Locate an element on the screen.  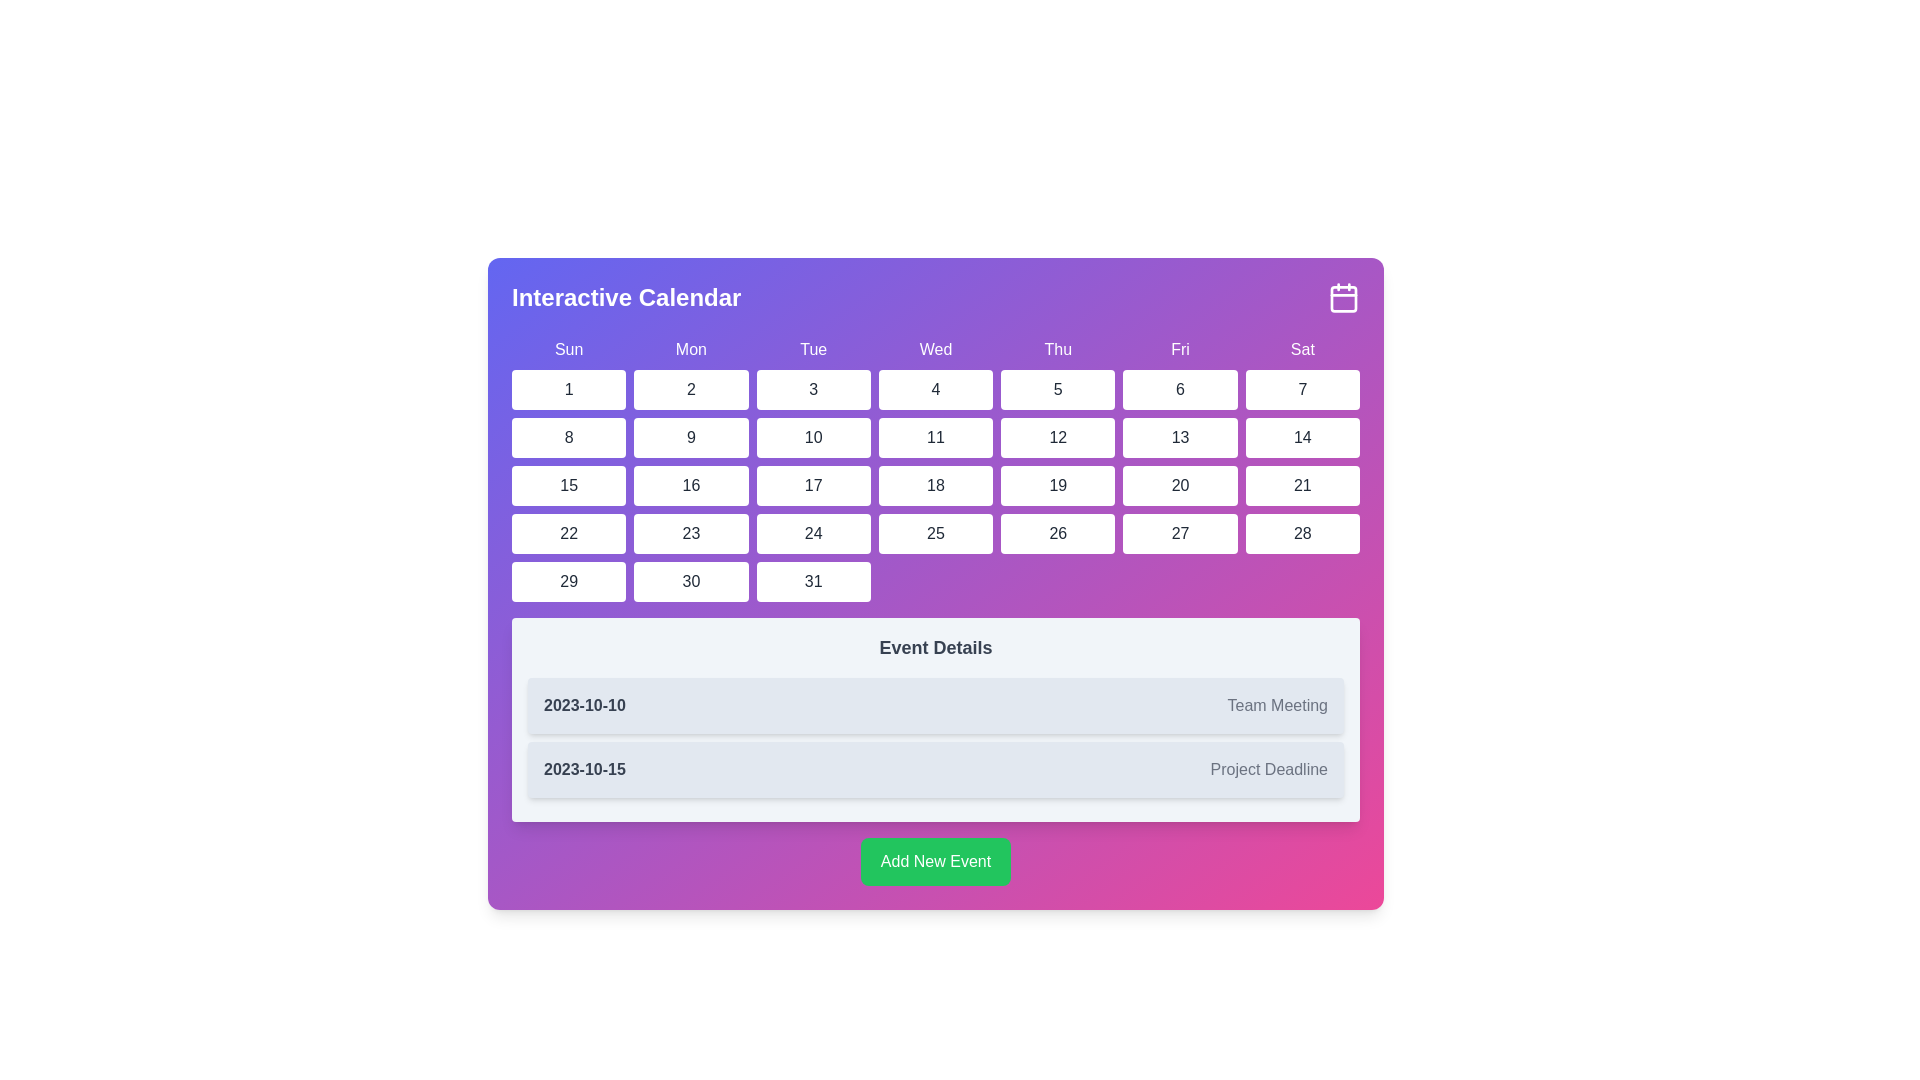
the rectangular button displaying '24' in dark gray text, located in the fourth row and third column of the calendar grid layout, to visually highlight it is located at coordinates (813, 532).